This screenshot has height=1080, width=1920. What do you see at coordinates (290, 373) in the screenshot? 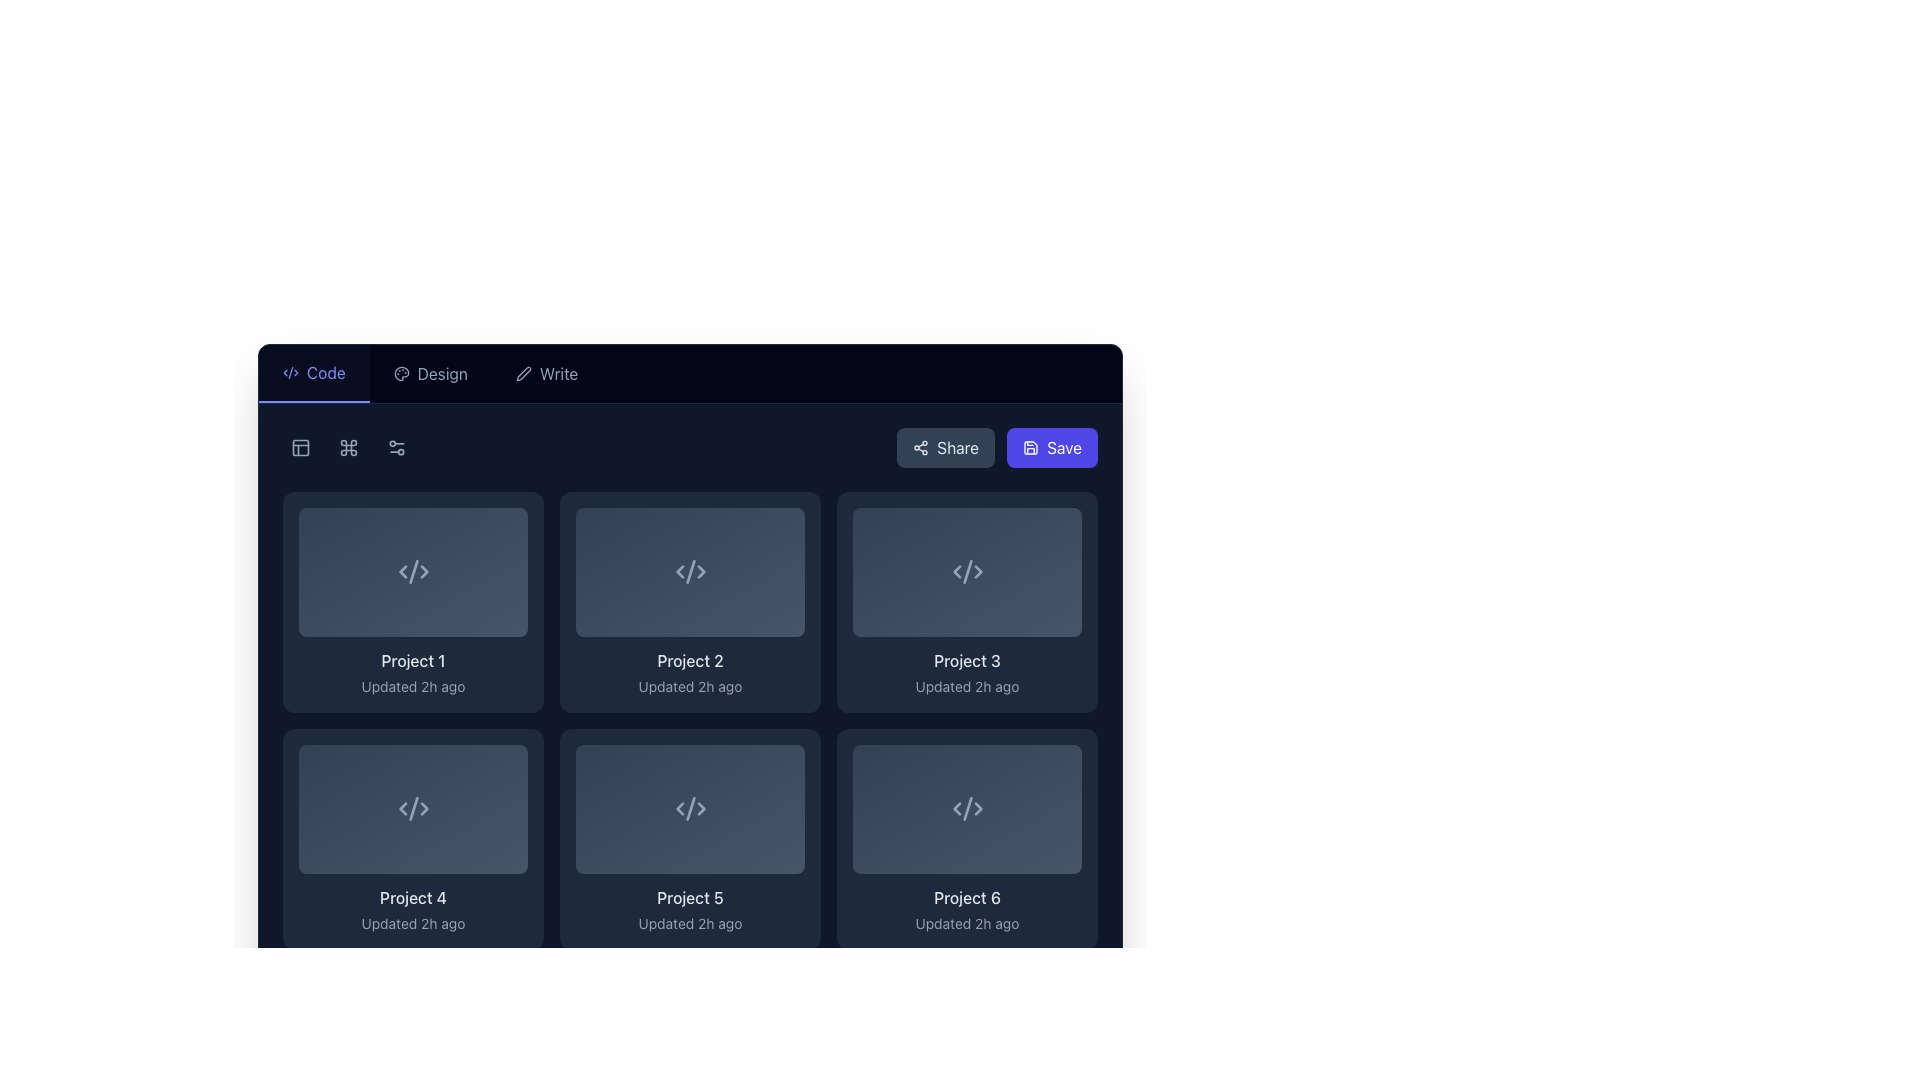
I see `the leftmost icon in the tab navigation bar that represents the 'Code' section` at bounding box center [290, 373].